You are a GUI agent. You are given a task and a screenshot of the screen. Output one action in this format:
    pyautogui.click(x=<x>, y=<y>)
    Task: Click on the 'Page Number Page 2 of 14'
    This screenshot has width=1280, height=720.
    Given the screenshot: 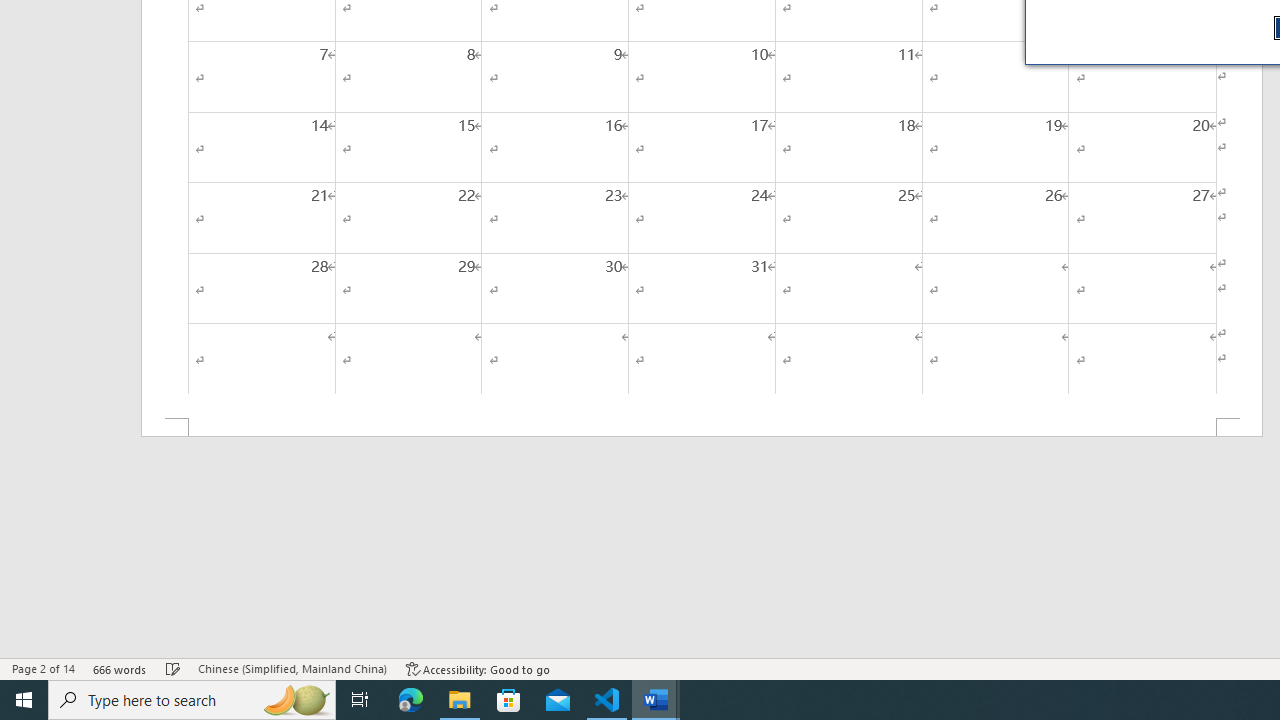 What is the action you would take?
    pyautogui.click(x=43, y=669)
    